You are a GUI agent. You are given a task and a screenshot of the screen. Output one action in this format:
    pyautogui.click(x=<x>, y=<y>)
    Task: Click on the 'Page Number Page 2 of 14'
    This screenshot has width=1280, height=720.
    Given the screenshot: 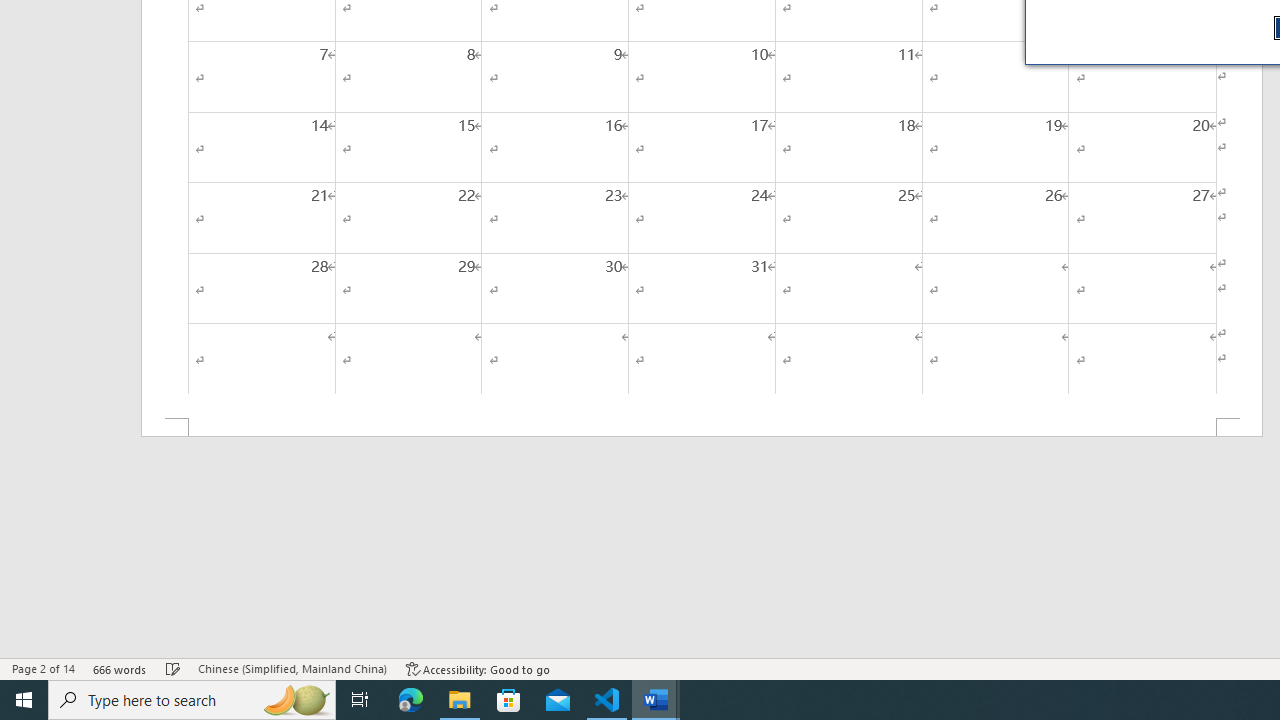 What is the action you would take?
    pyautogui.click(x=43, y=669)
    